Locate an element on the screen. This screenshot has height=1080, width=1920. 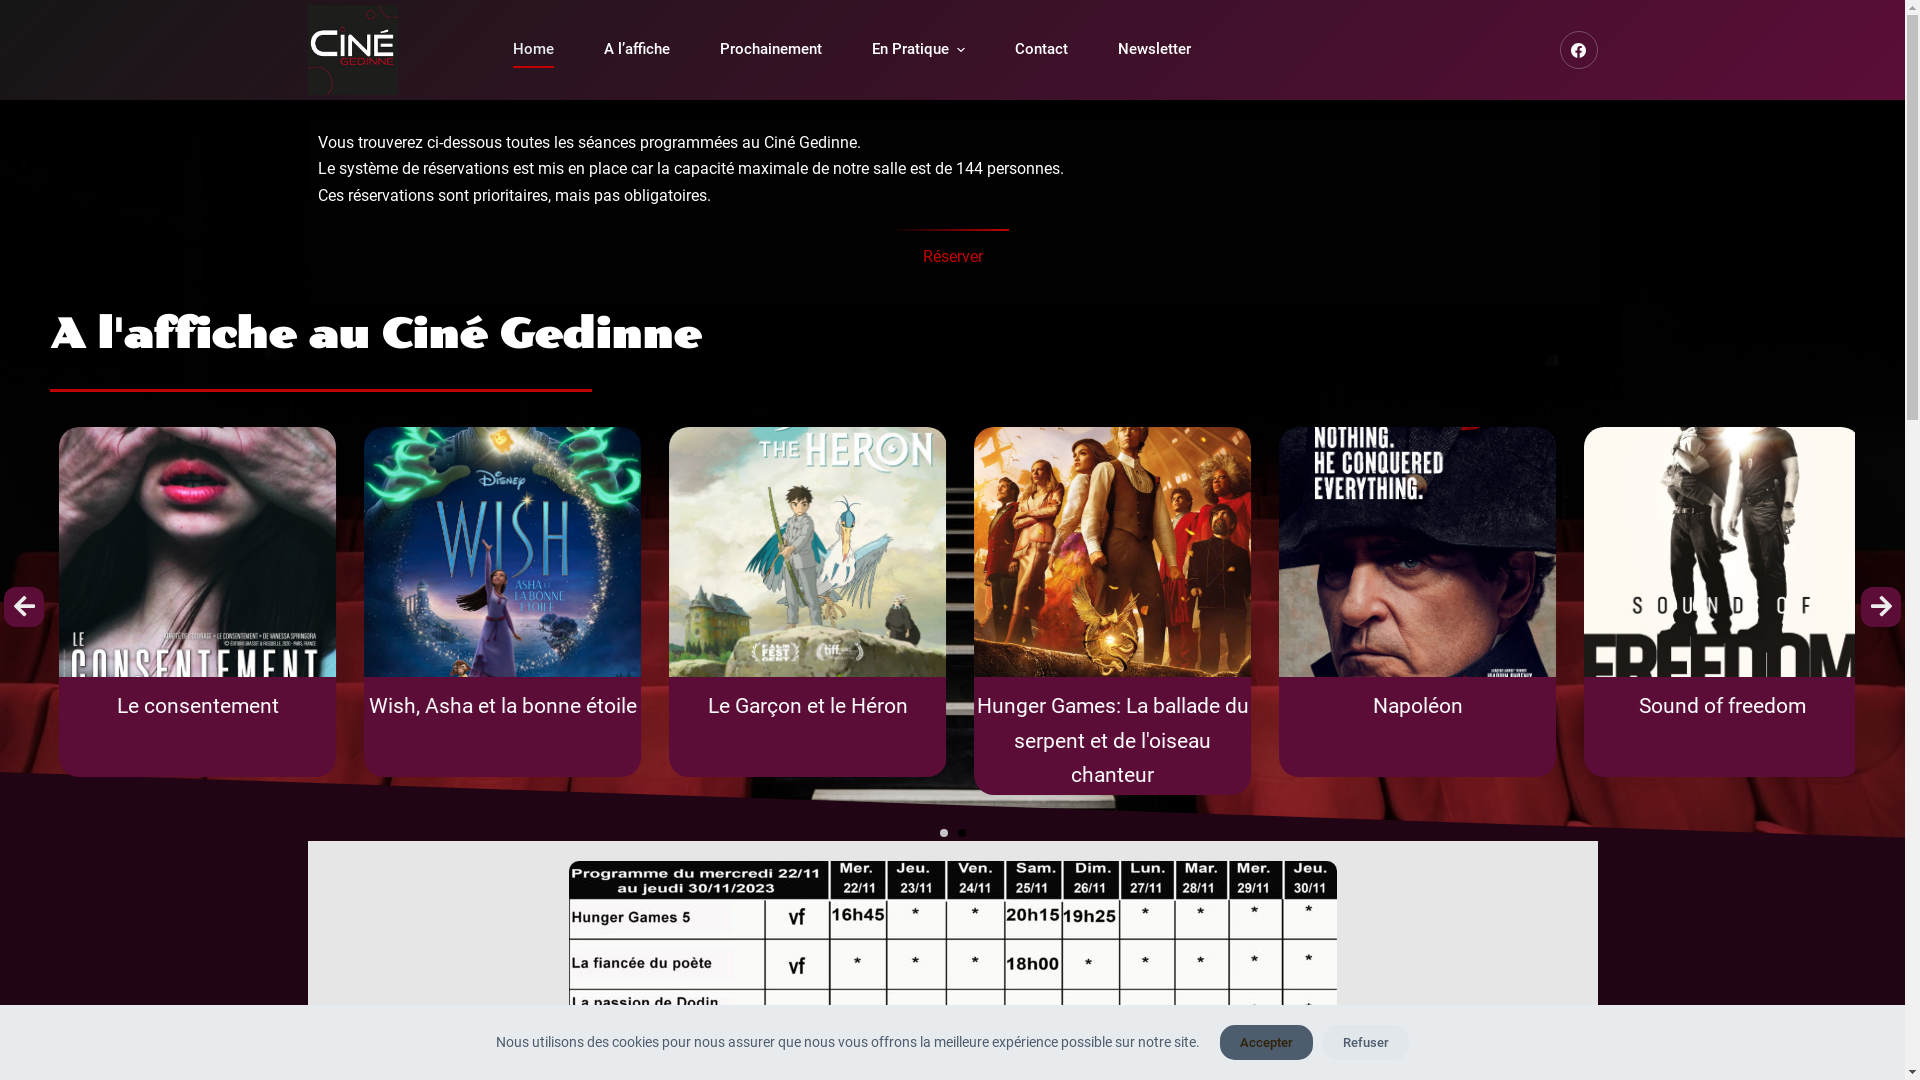
'Refuser' is located at coordinates (1323, 1041).